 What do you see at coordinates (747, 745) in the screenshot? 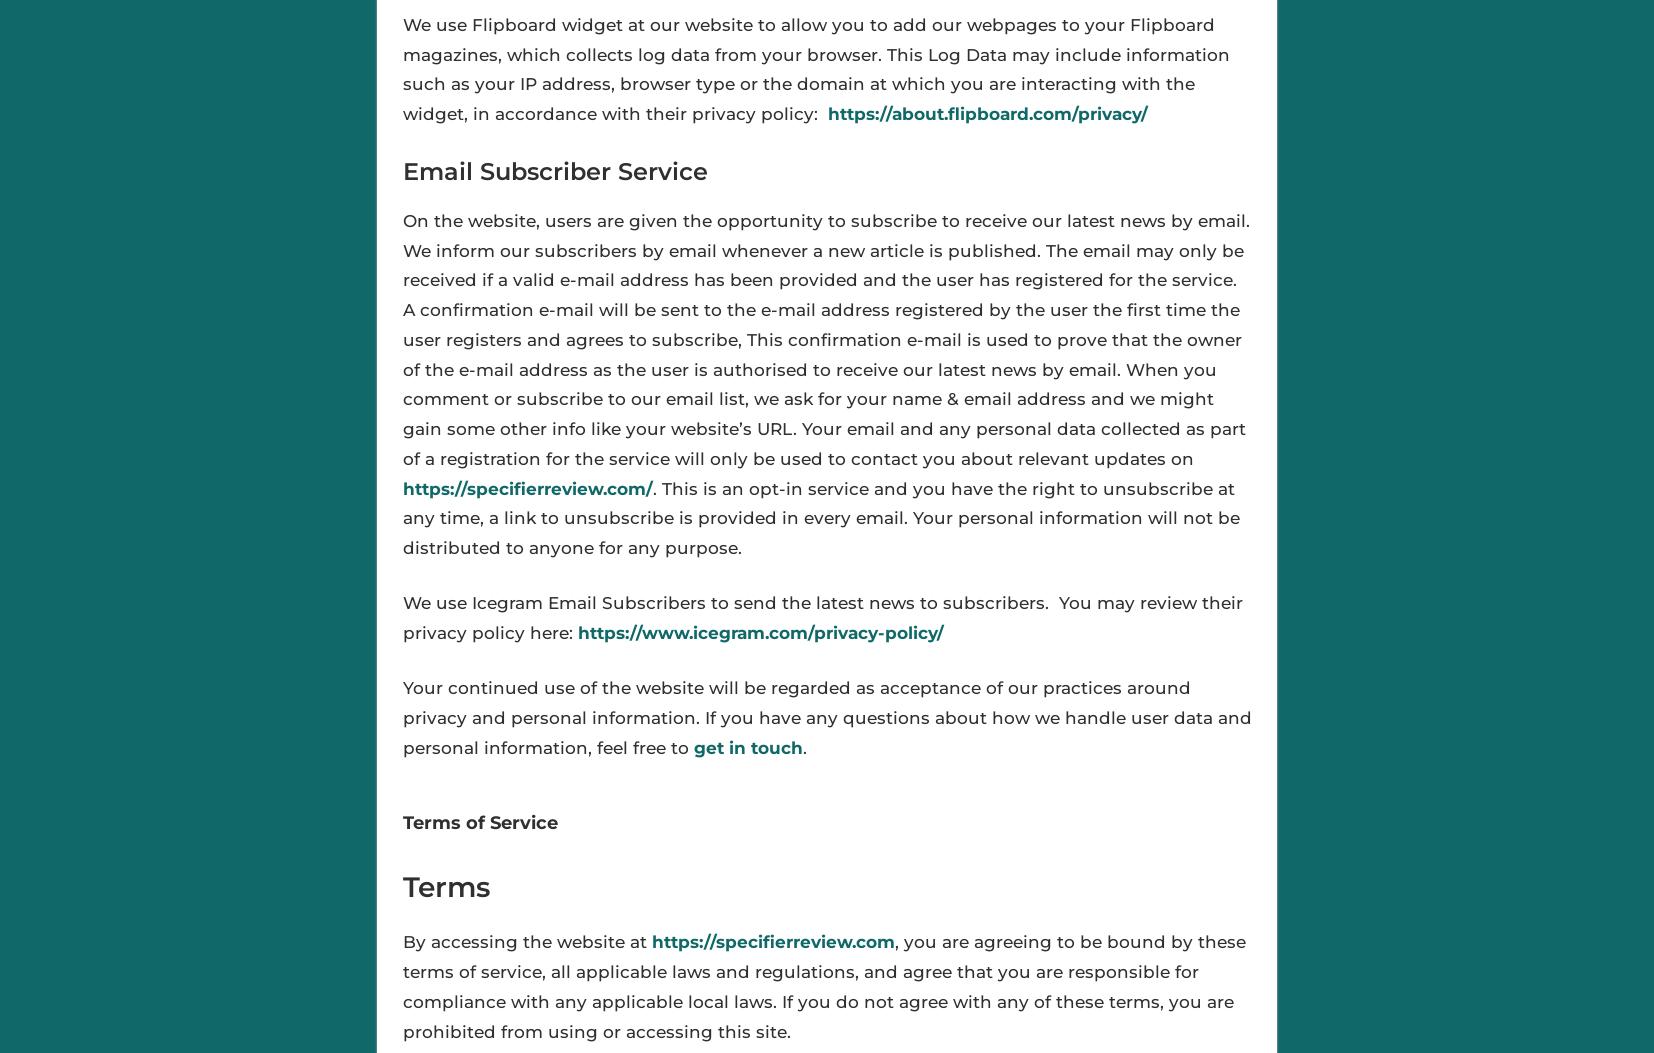
I see `'get in touch'` at bounding box center [747, 745].